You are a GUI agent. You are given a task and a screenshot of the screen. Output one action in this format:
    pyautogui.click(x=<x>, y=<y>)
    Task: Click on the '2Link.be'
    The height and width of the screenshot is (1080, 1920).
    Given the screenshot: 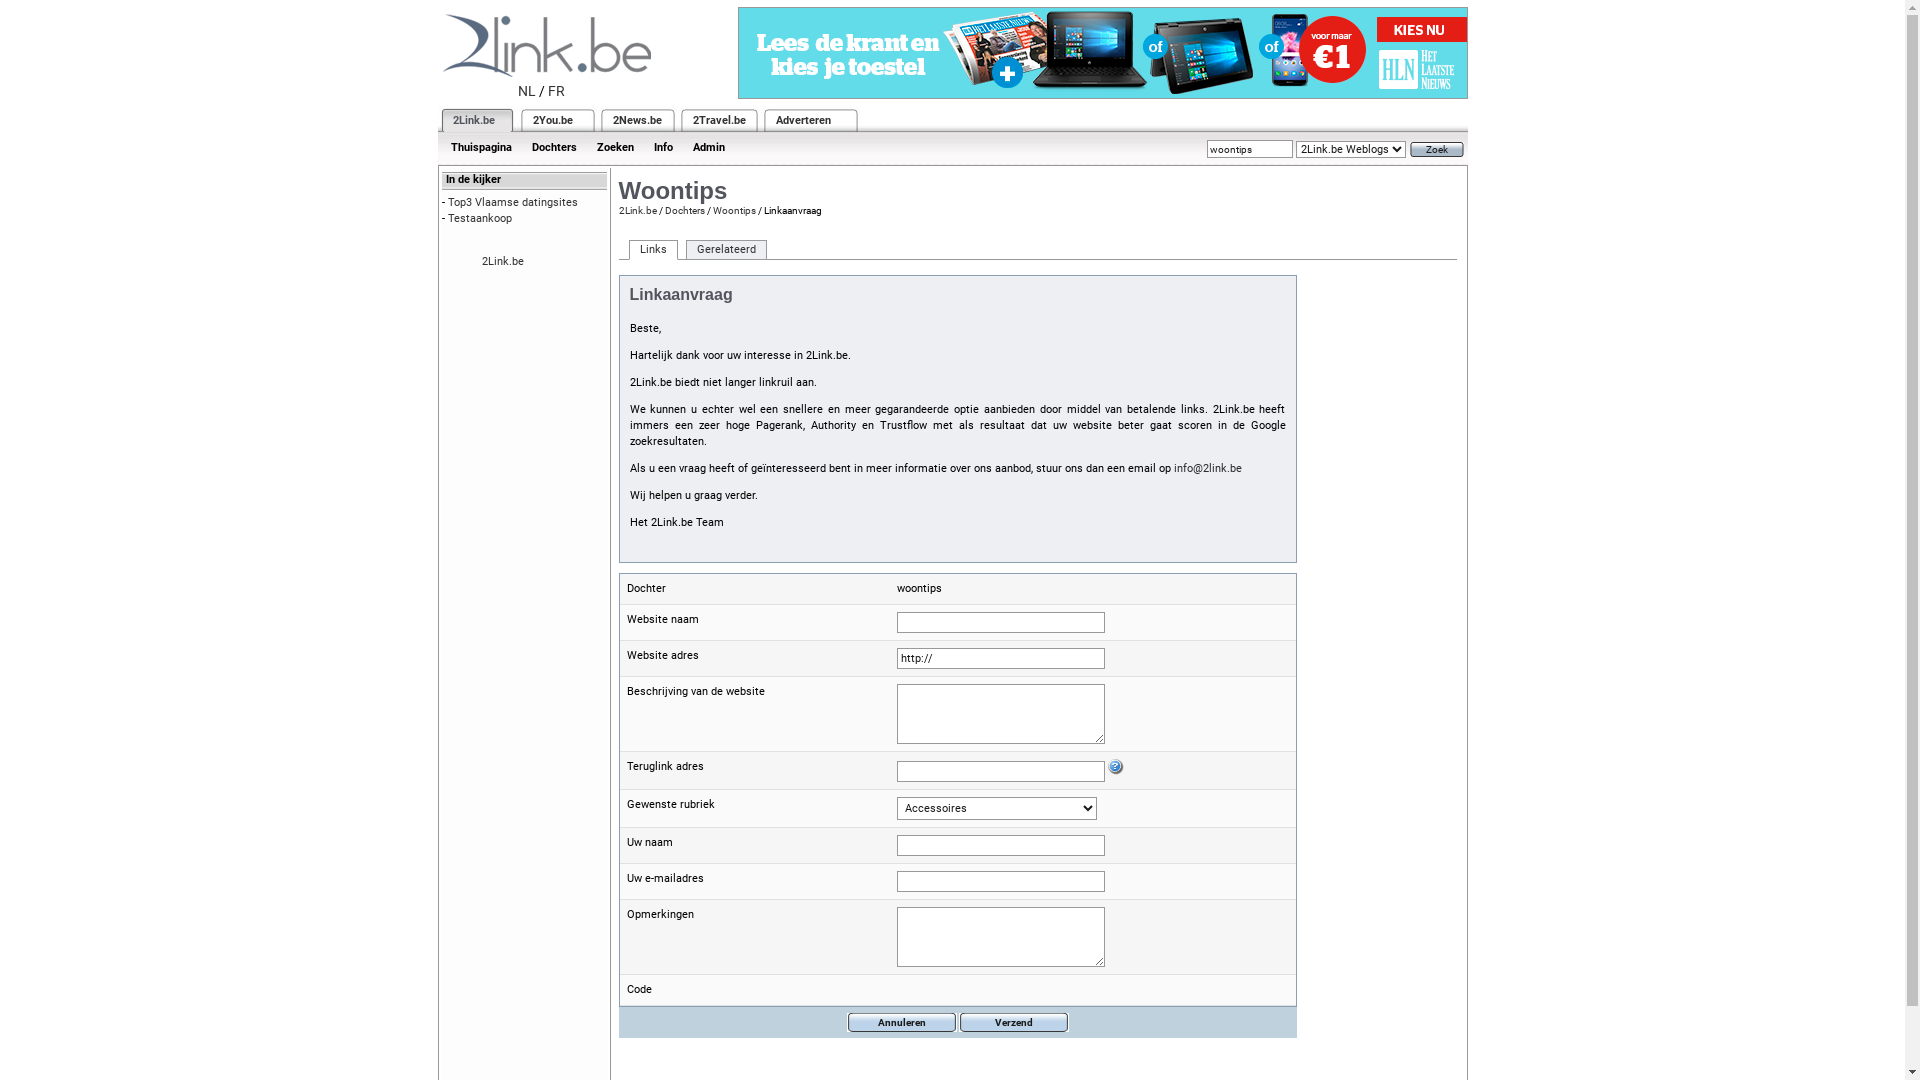 What is the action you would take?
    pyautogui.click(x=636, y=210)
    